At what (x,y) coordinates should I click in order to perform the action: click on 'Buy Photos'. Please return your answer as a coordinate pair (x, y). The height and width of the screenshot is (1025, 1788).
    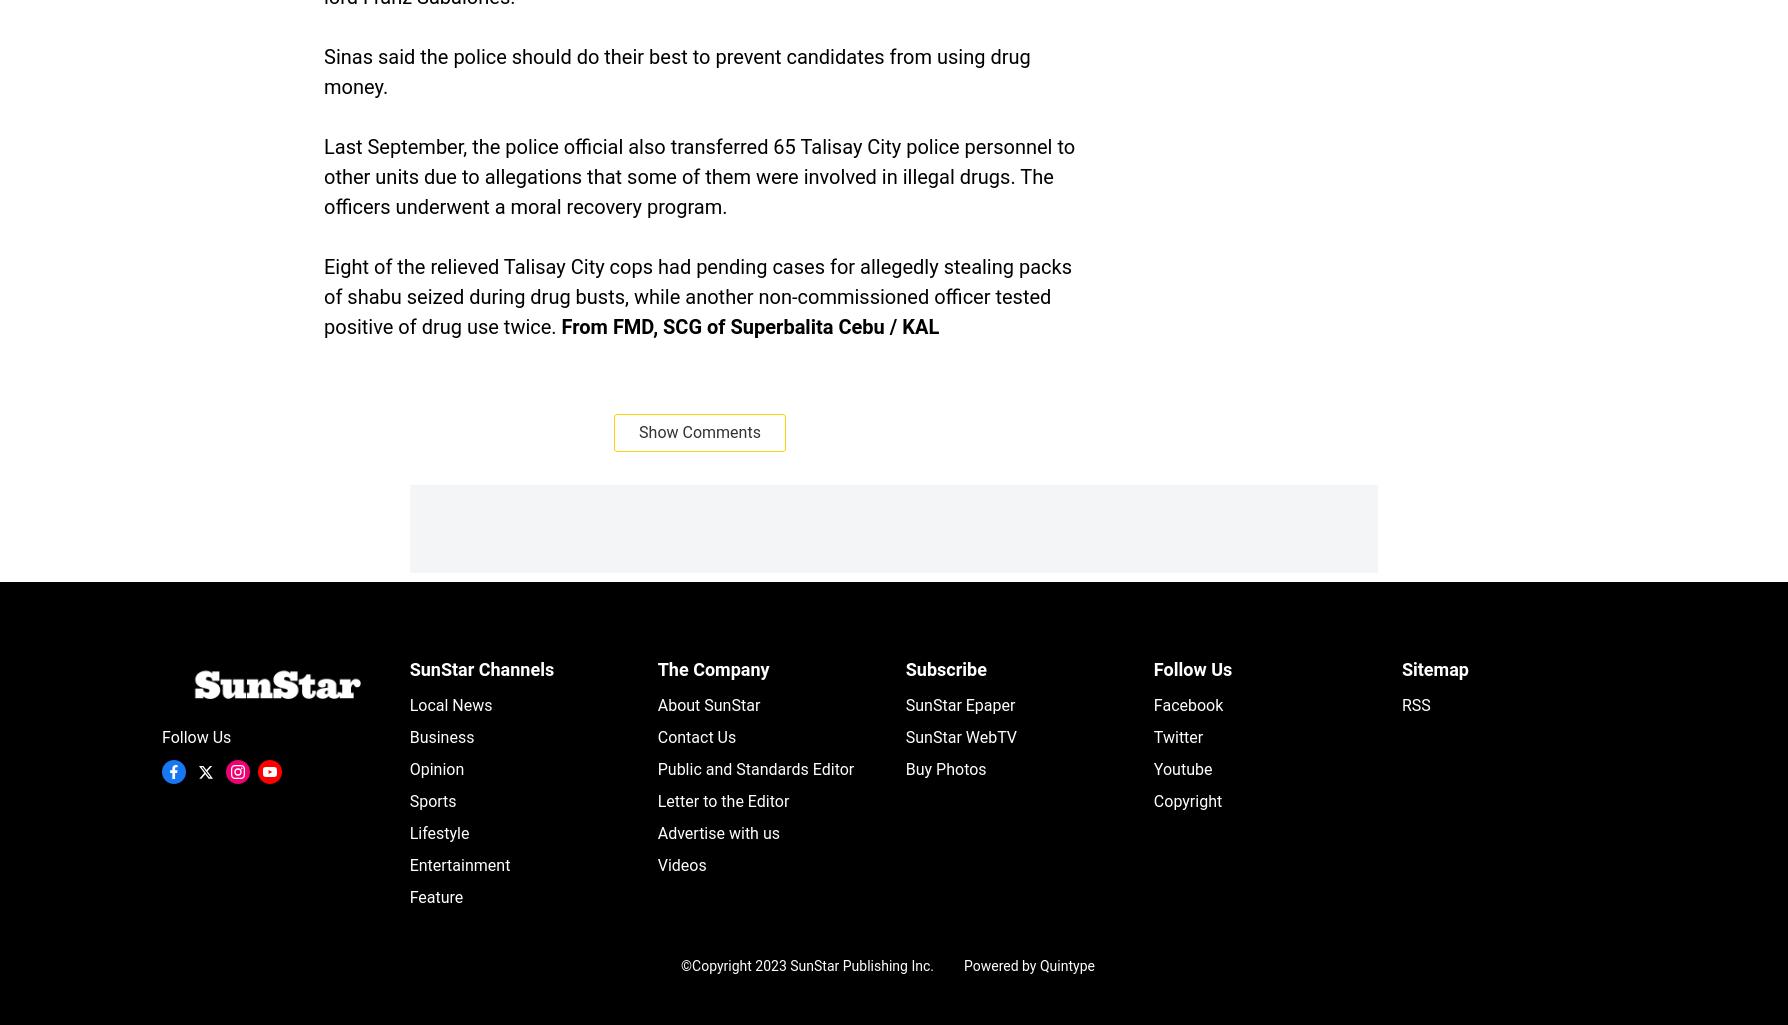
    Looking at the image, I should click on (905, 769).